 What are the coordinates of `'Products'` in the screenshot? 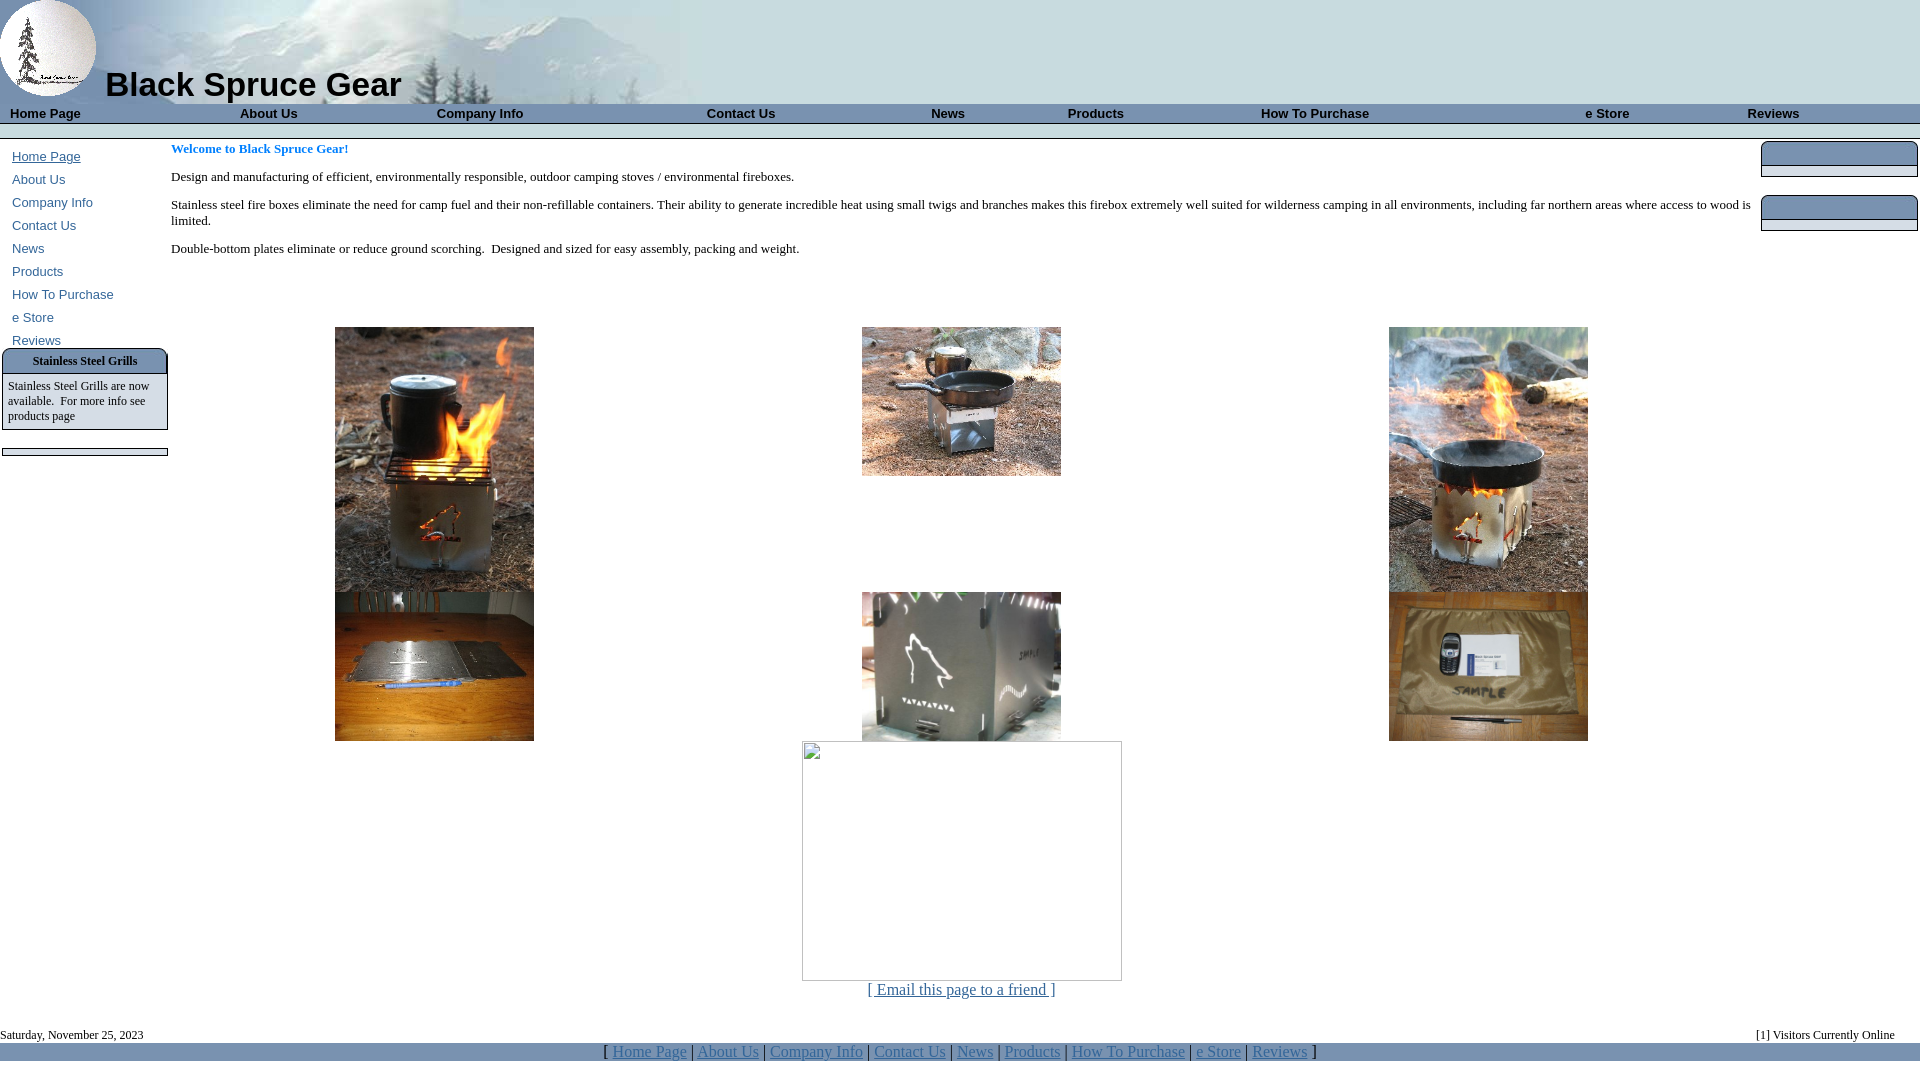 It's located at (1032, 1050).